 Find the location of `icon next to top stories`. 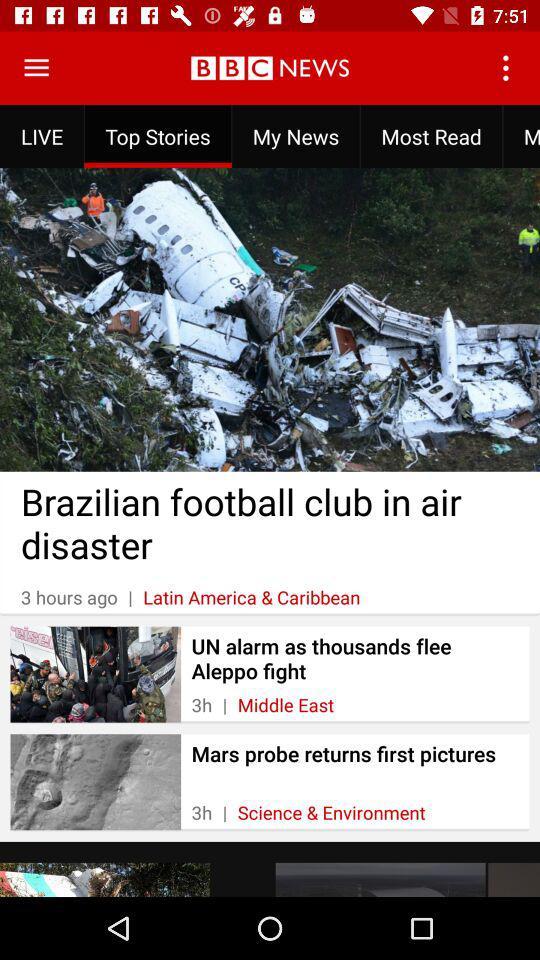

icon next to top stories is located at coordinates (295, 135).